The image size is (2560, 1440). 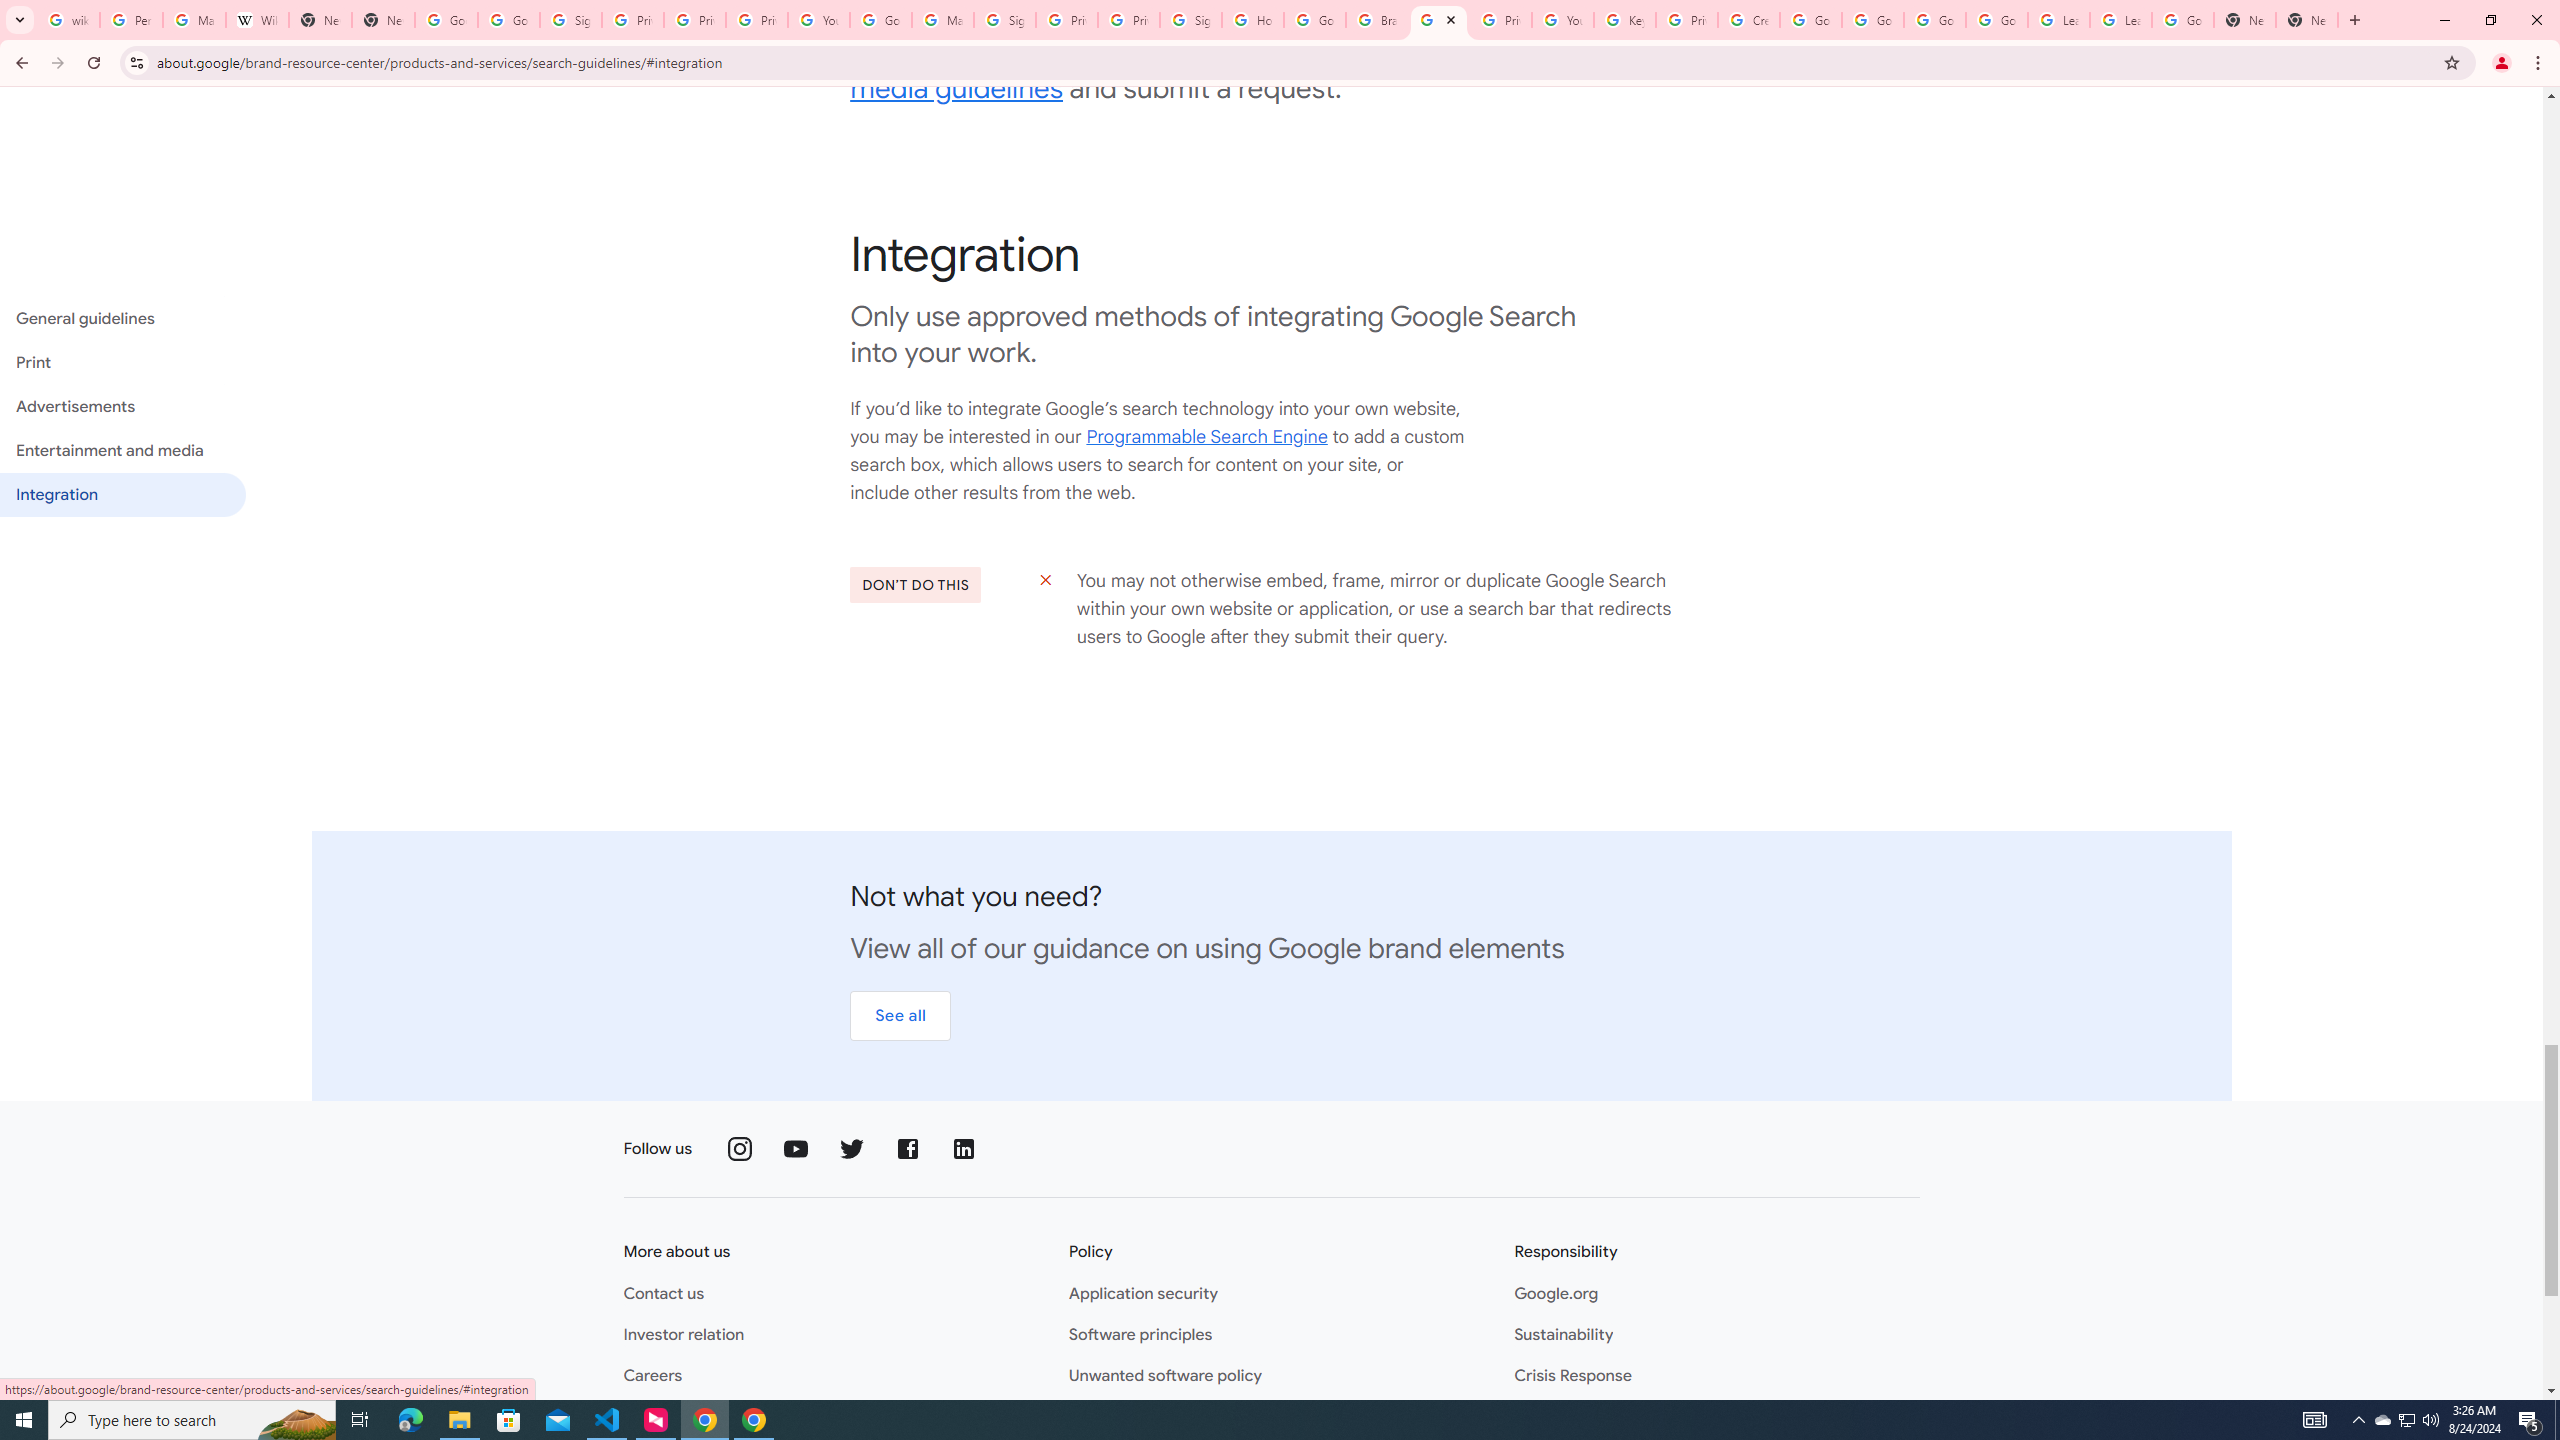 What do you see at coordinates (2245, 19) in the screenshot?
I see `'New Tab'` at bounding box center [2245, 19].